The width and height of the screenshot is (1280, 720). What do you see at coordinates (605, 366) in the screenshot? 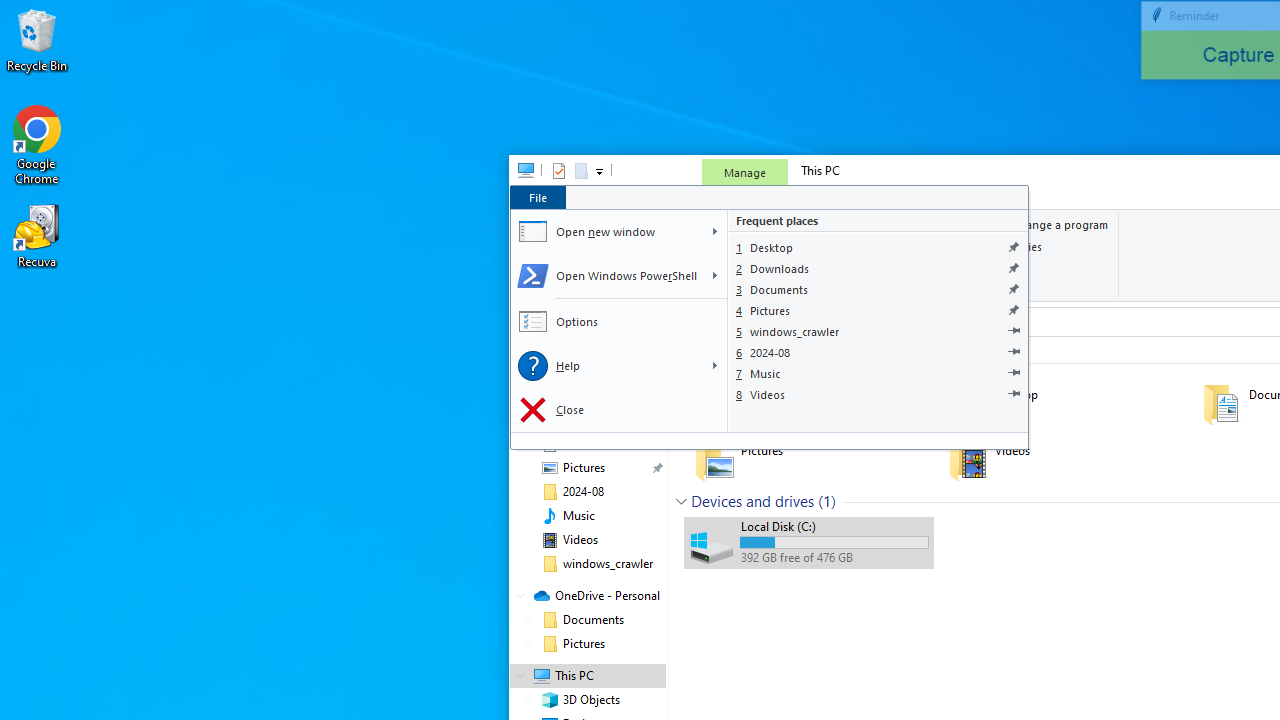
I see `'Help'` at bounding box center [605, 366].